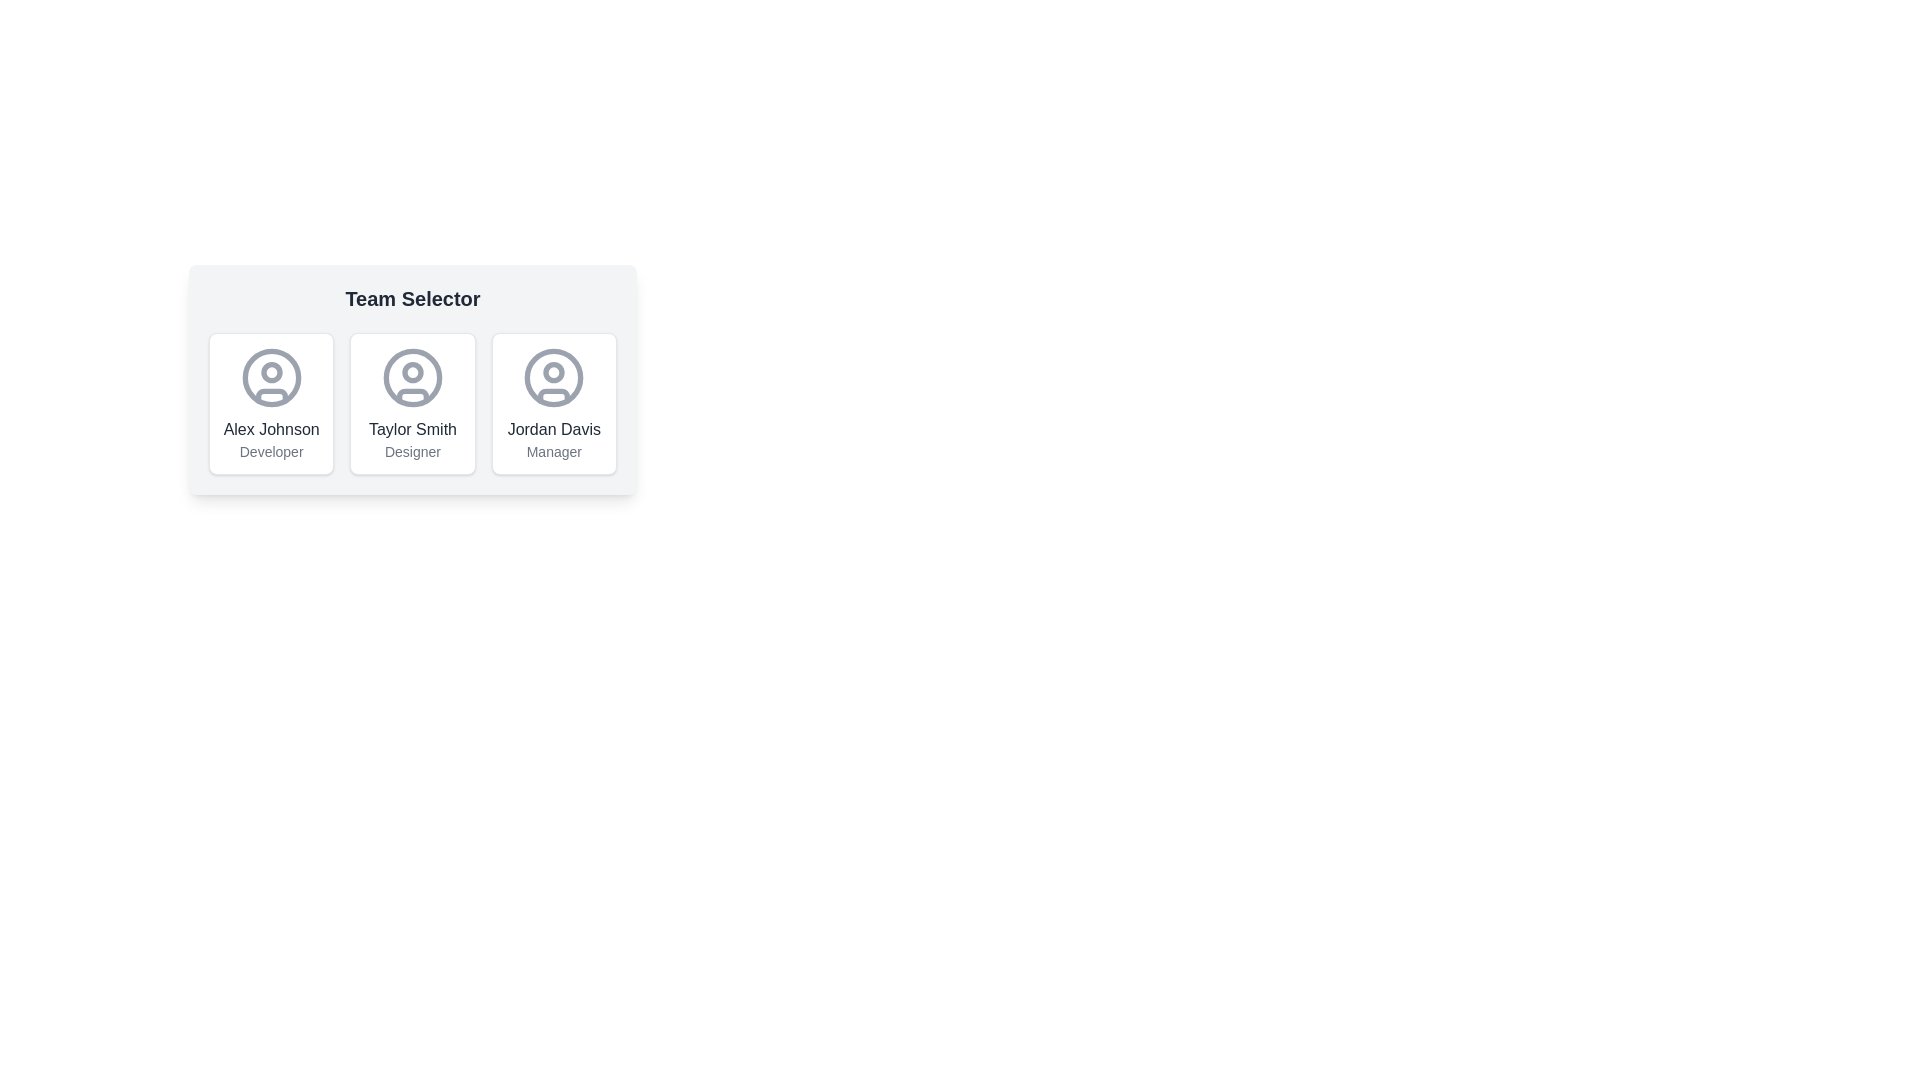 The image size is (1920, 1080). What do you see at coordinates (270, 396) in the screenshot?
I see `the lower edge of the user icon for 'Alex Johnson' within the circular avatar graphic located in the first column of the 'Team Selector'` at bounding box center [270, 396].